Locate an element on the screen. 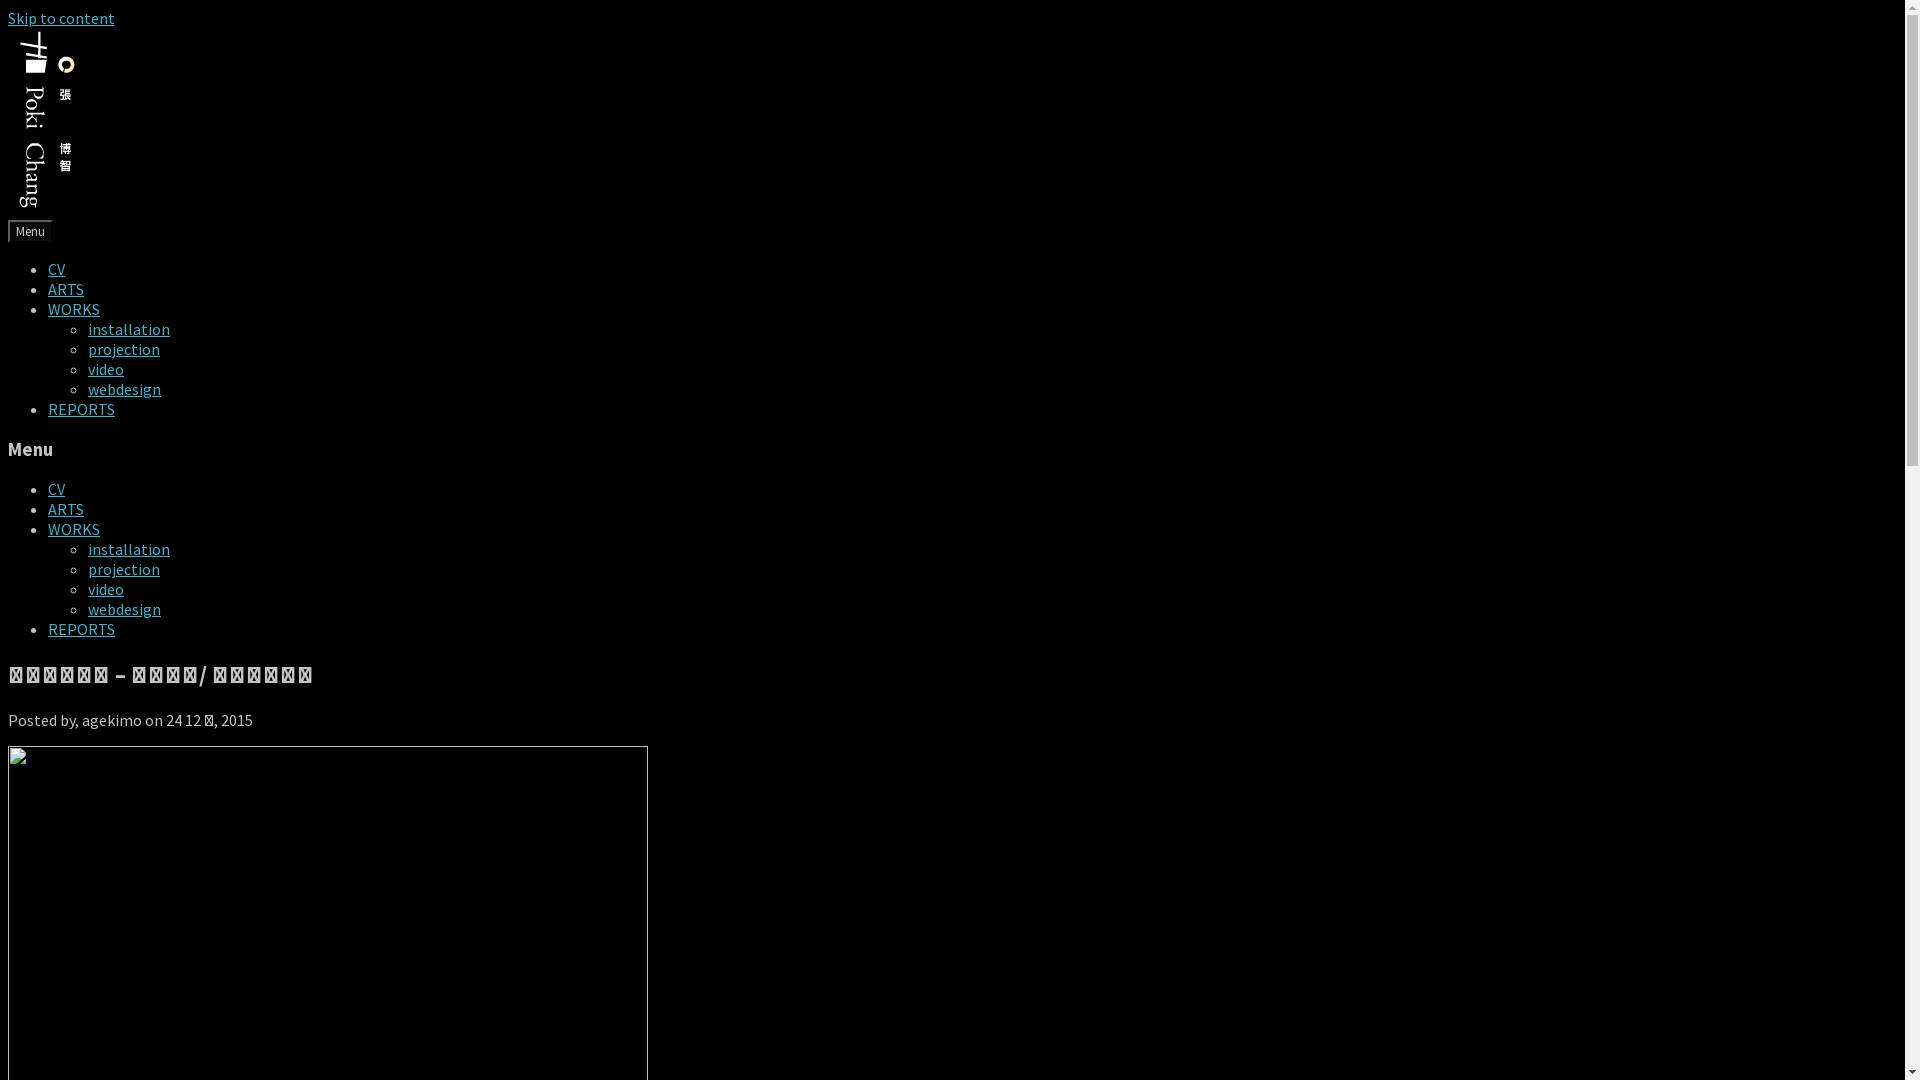 The width and height of the screenshot is (1920, 1080). 'video' is located at coordinates (86, 588).